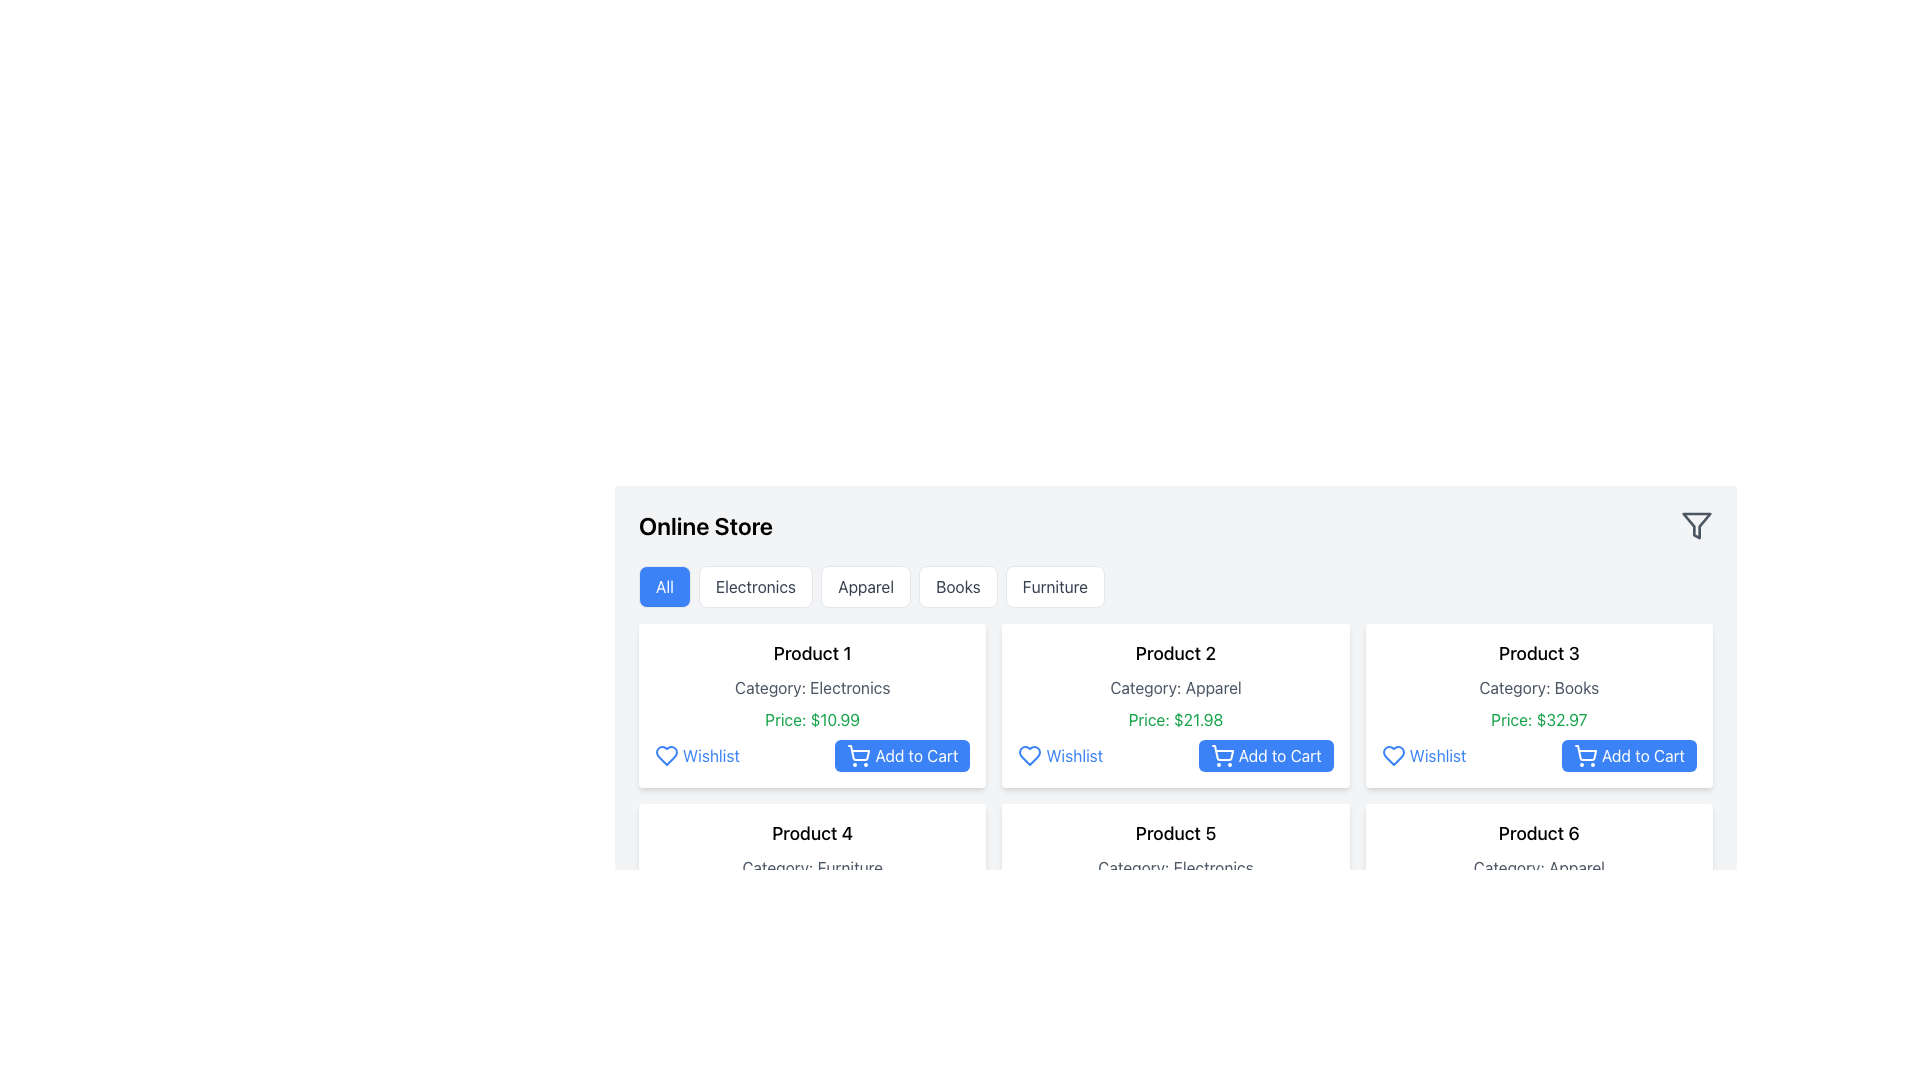  What do you see at coordinates (1059, 936) in the screenshot?
I see `the 'Wishlist' link, which is the first interactive clickable link in the group of action buttons` at bounding box center [1059, 936].